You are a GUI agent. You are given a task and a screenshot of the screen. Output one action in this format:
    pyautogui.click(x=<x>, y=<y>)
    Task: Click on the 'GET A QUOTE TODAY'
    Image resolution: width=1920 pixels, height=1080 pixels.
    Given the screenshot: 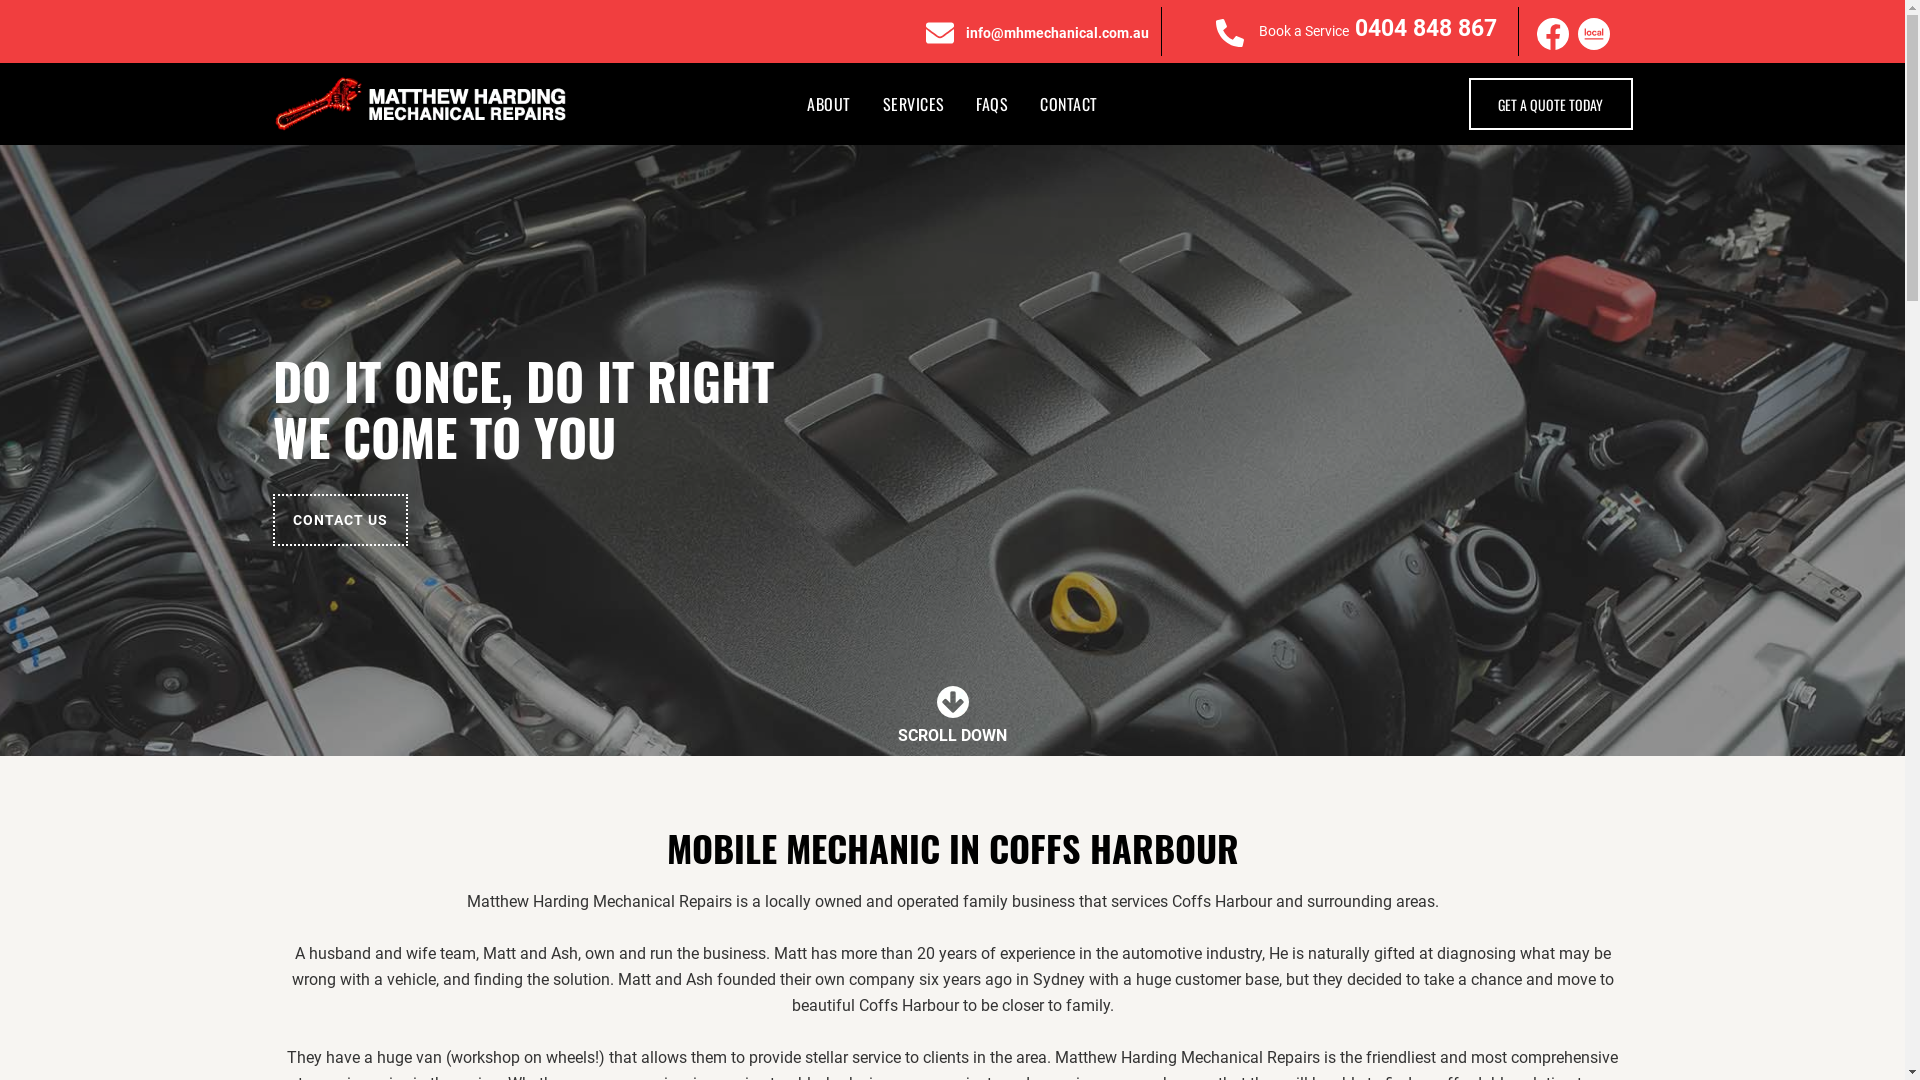 What is the action you would take?
    pyautogui.click(x=1468, y=104)
    